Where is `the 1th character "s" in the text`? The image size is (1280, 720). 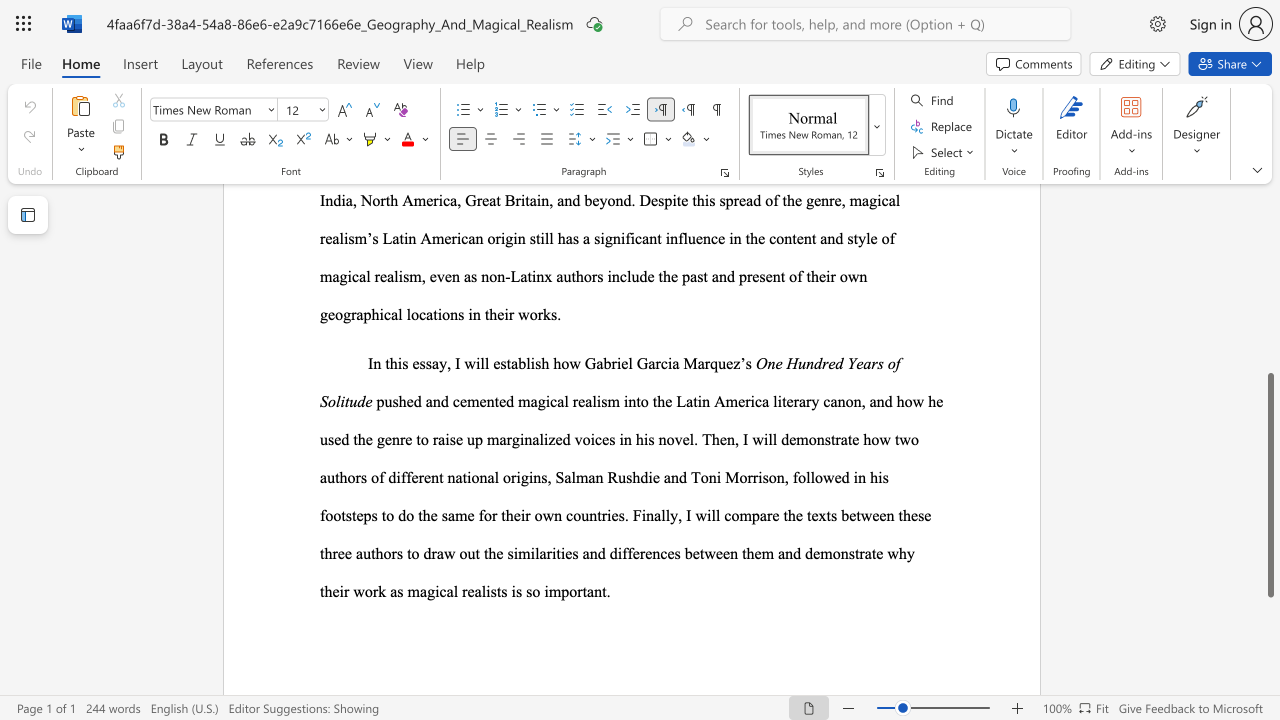 the 1th character "s" in the text is located at coordinates (851, 553).